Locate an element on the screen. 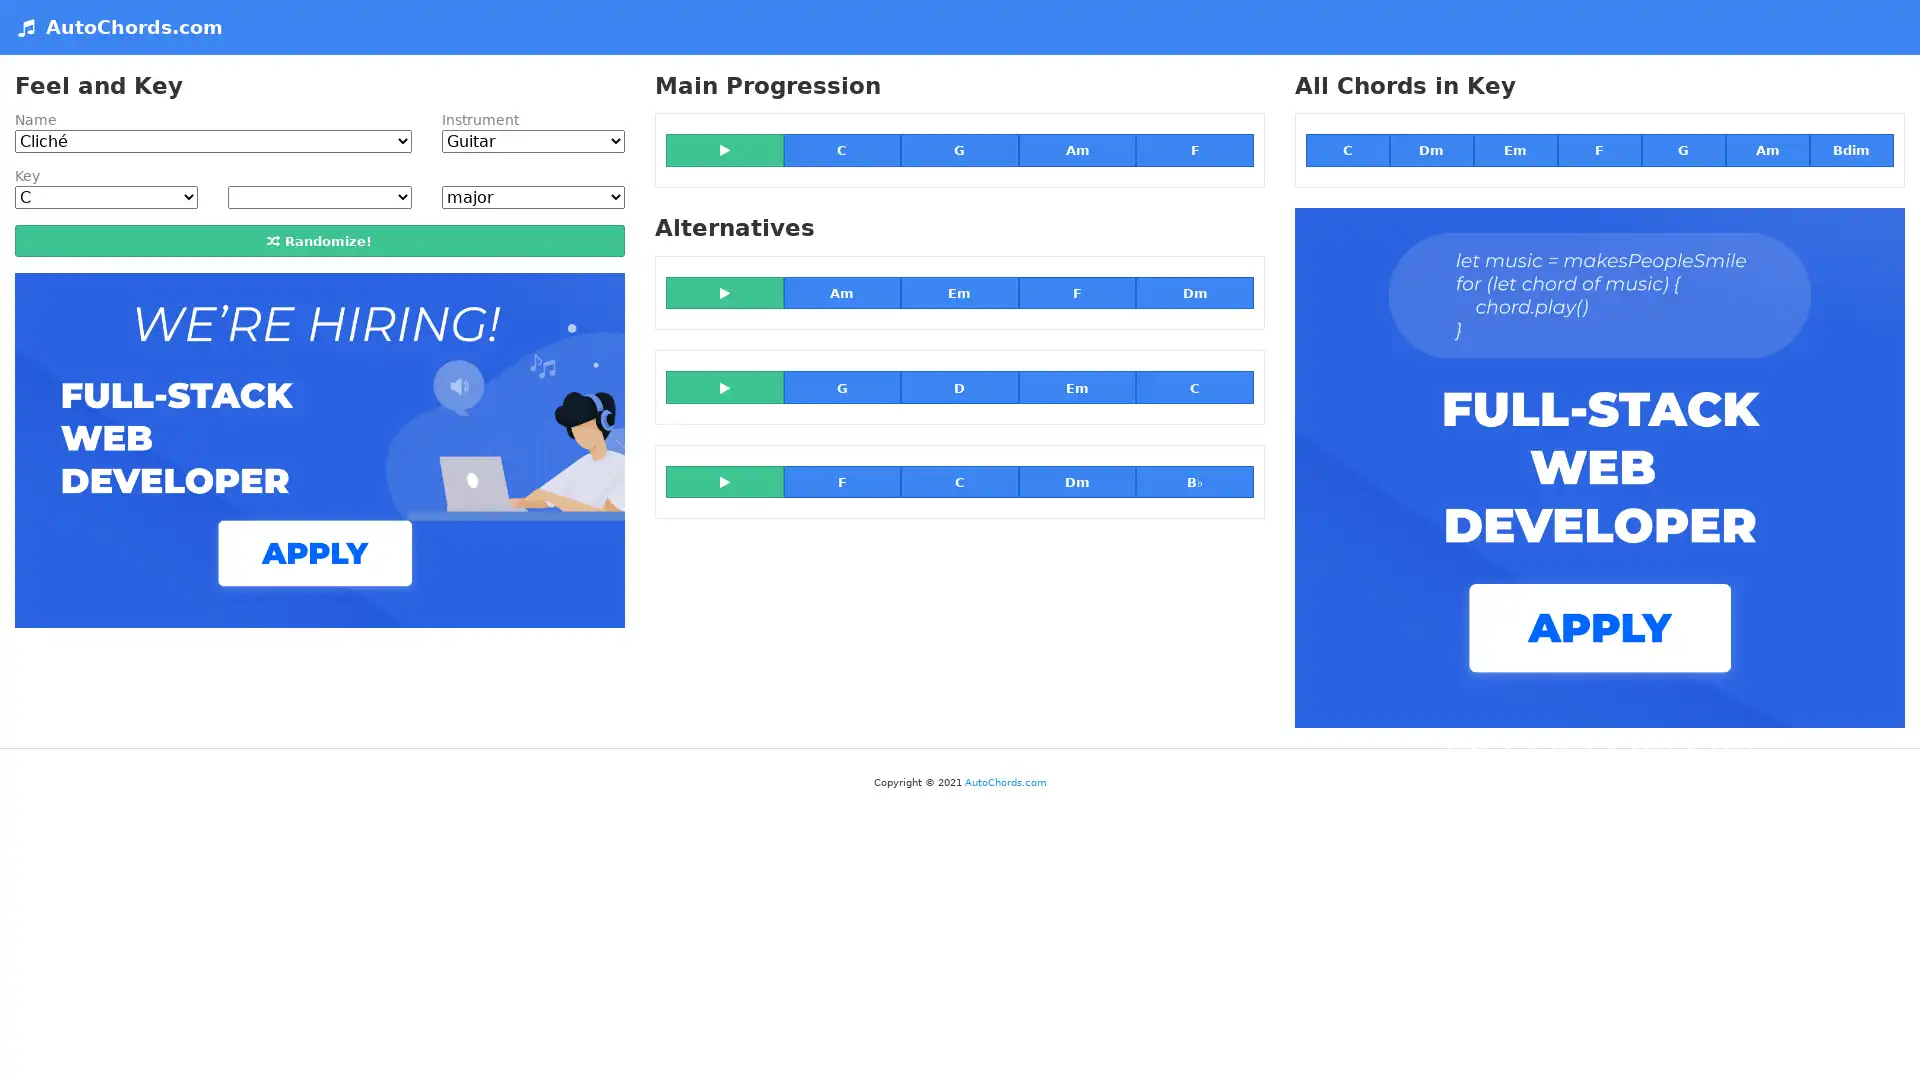 The height and width of the screenshot is (1080, 1920). F is located at coordinates (1075, 293).